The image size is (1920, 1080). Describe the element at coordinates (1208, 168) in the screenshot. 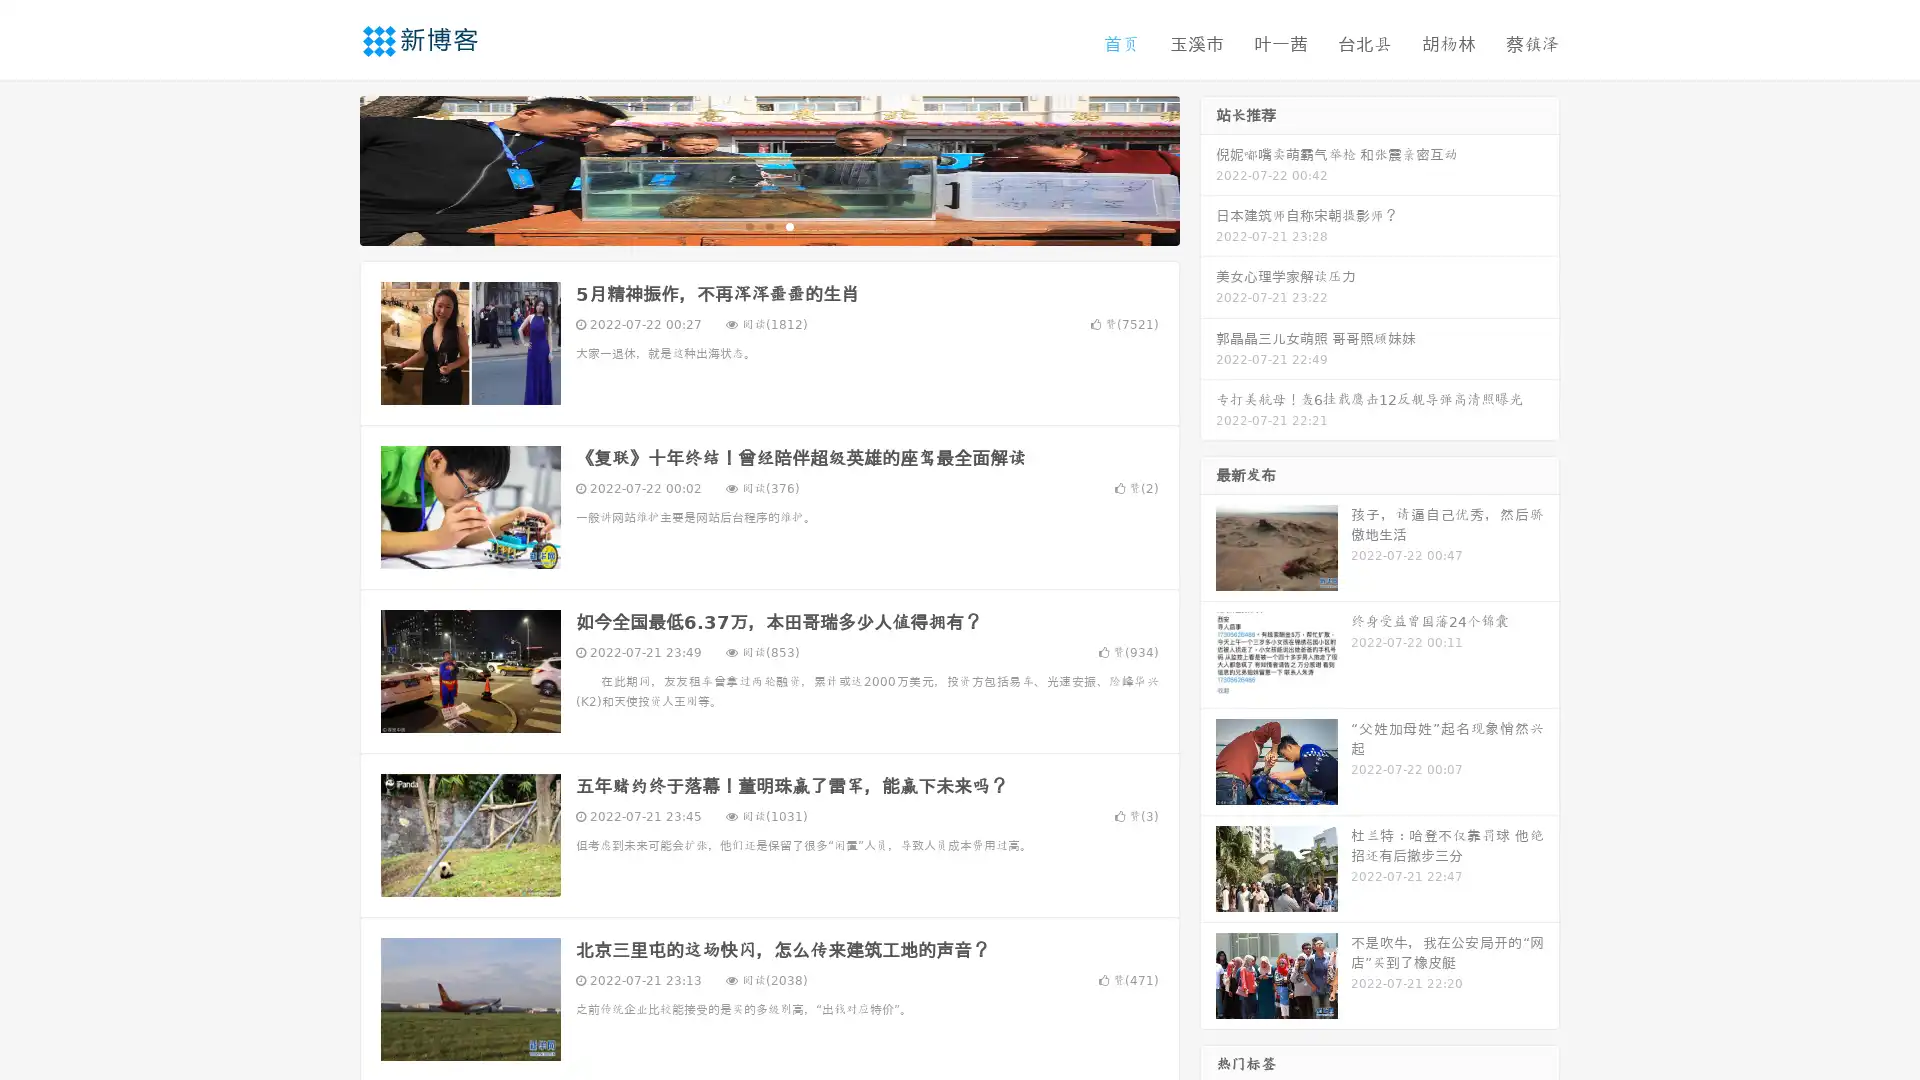

I see `Next slide` at that location.